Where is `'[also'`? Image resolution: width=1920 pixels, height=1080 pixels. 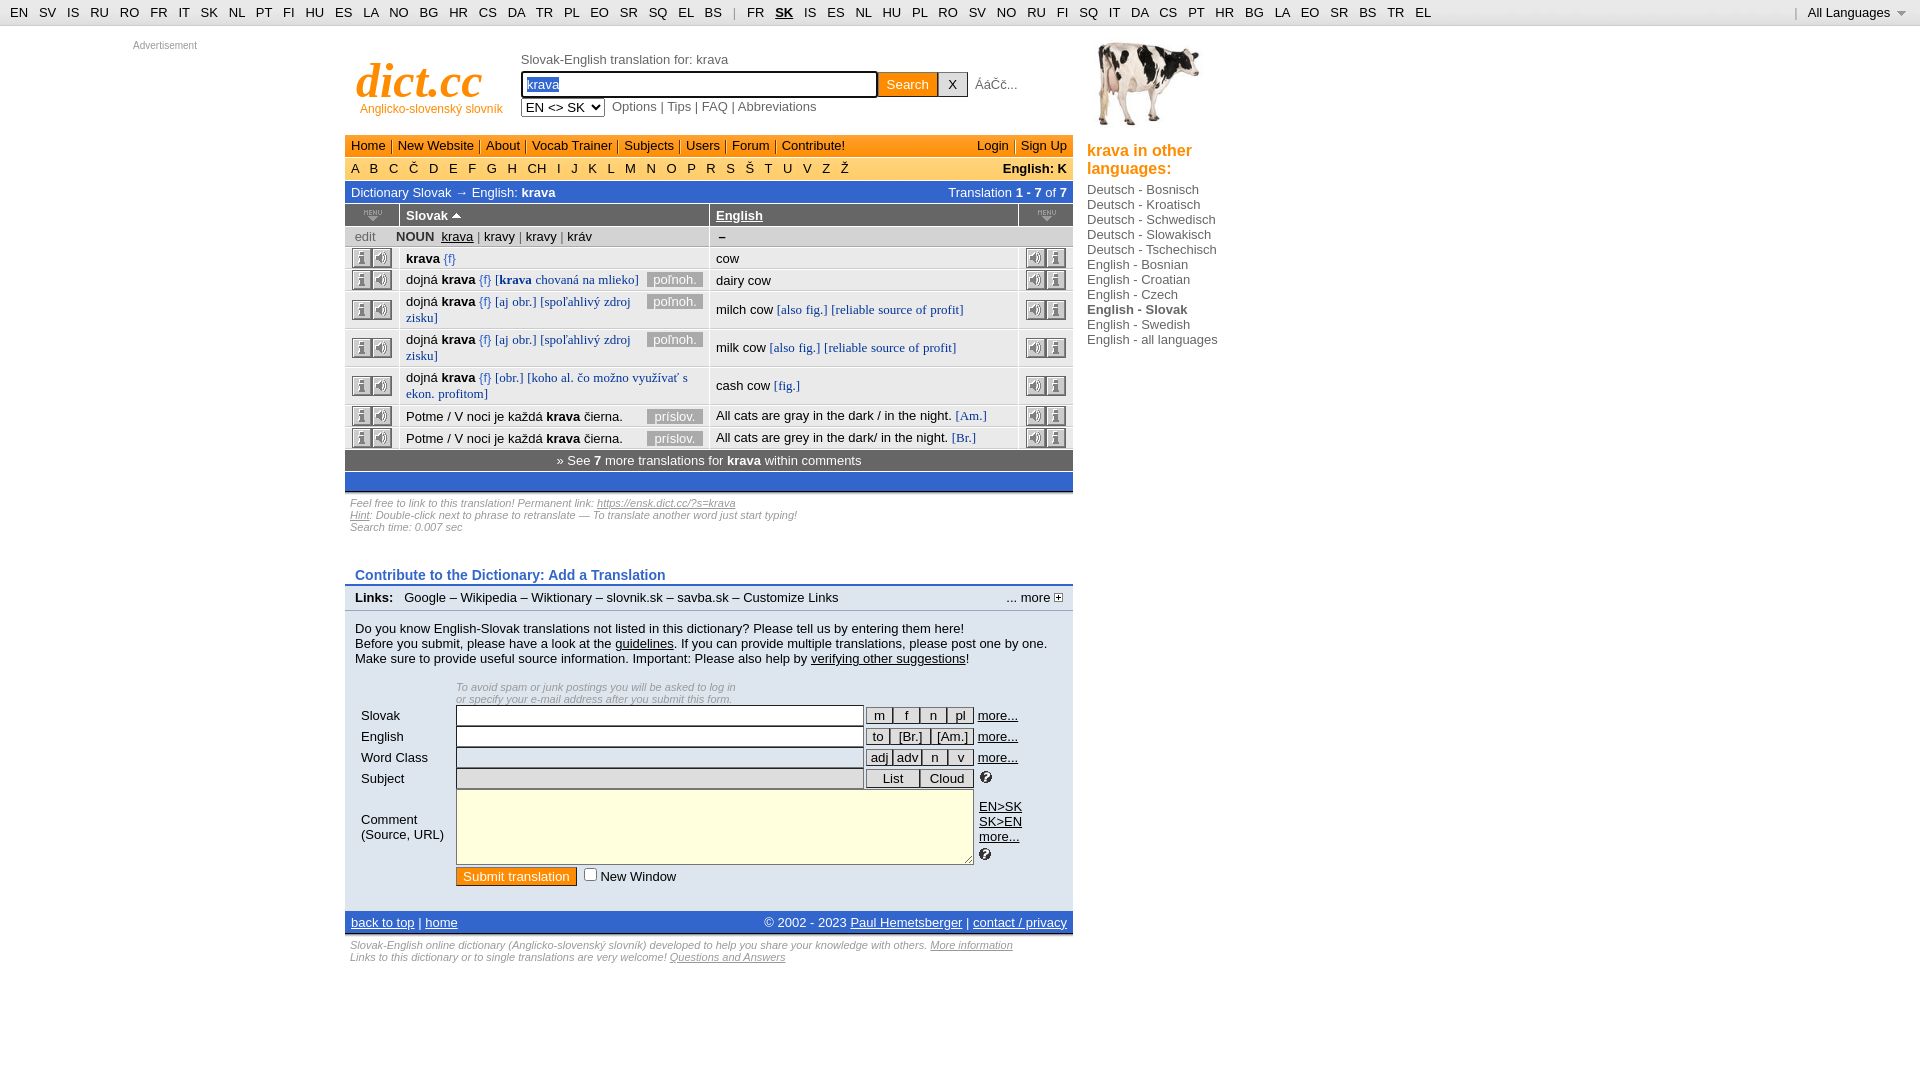 '[also' is located at coordinates (788, 309).